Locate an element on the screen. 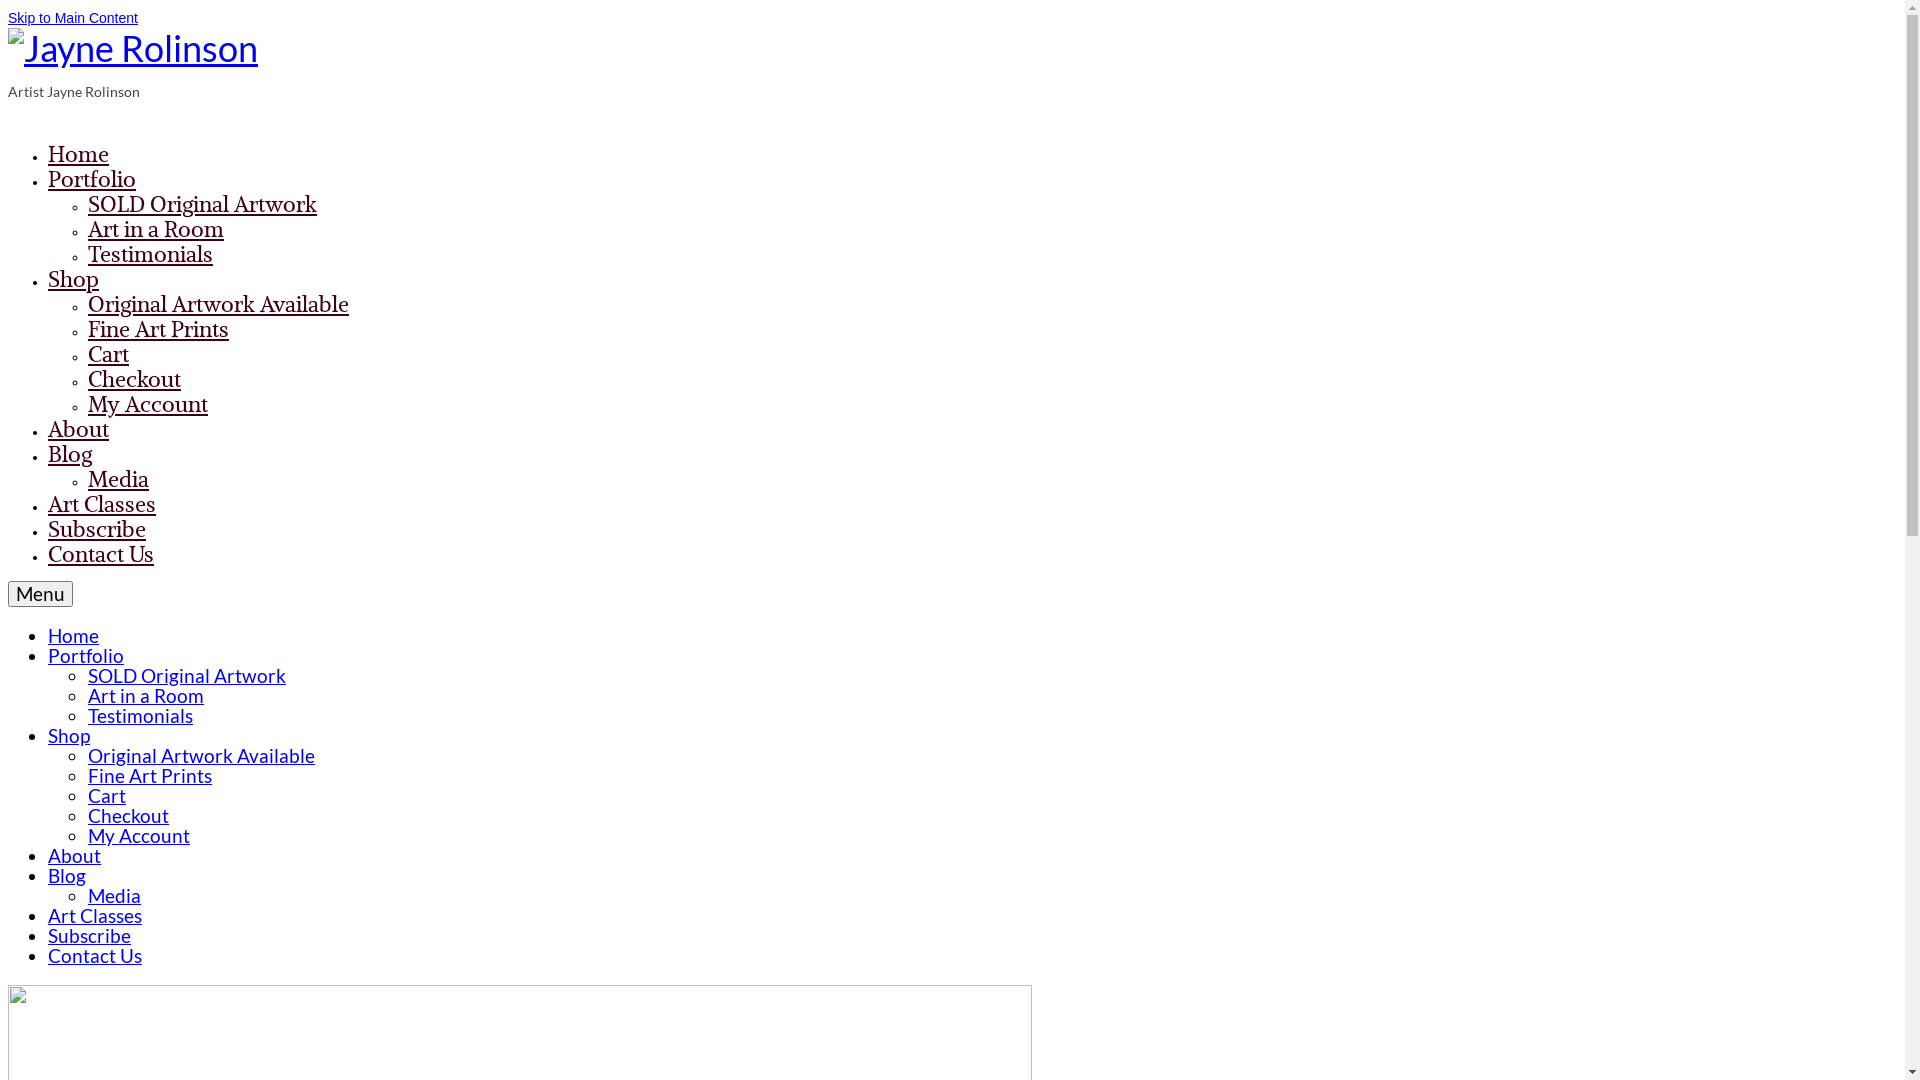  'Art in a Room' is located at coordinates (144, 694).